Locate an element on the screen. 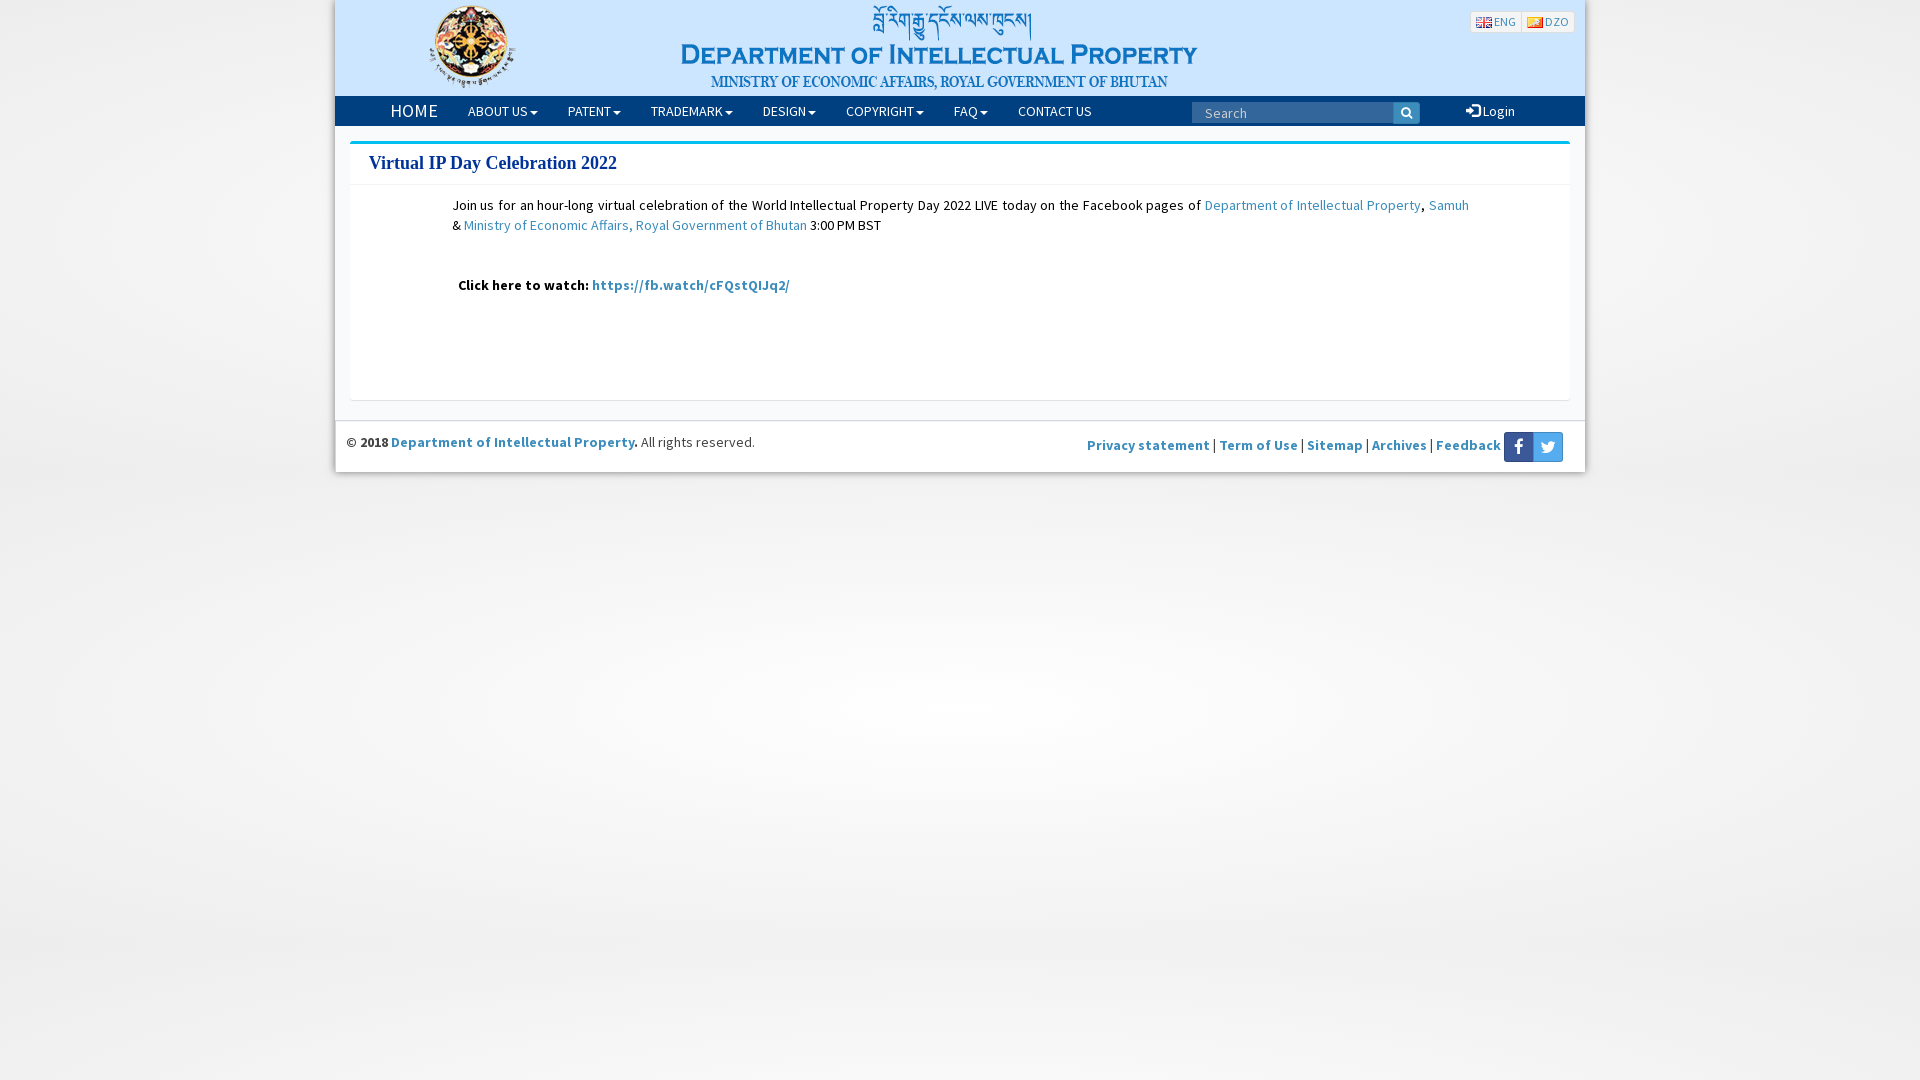 The width and height of the screenshot is (1920, 1080). 'DESIGN' is located at coordinates (788, 111).